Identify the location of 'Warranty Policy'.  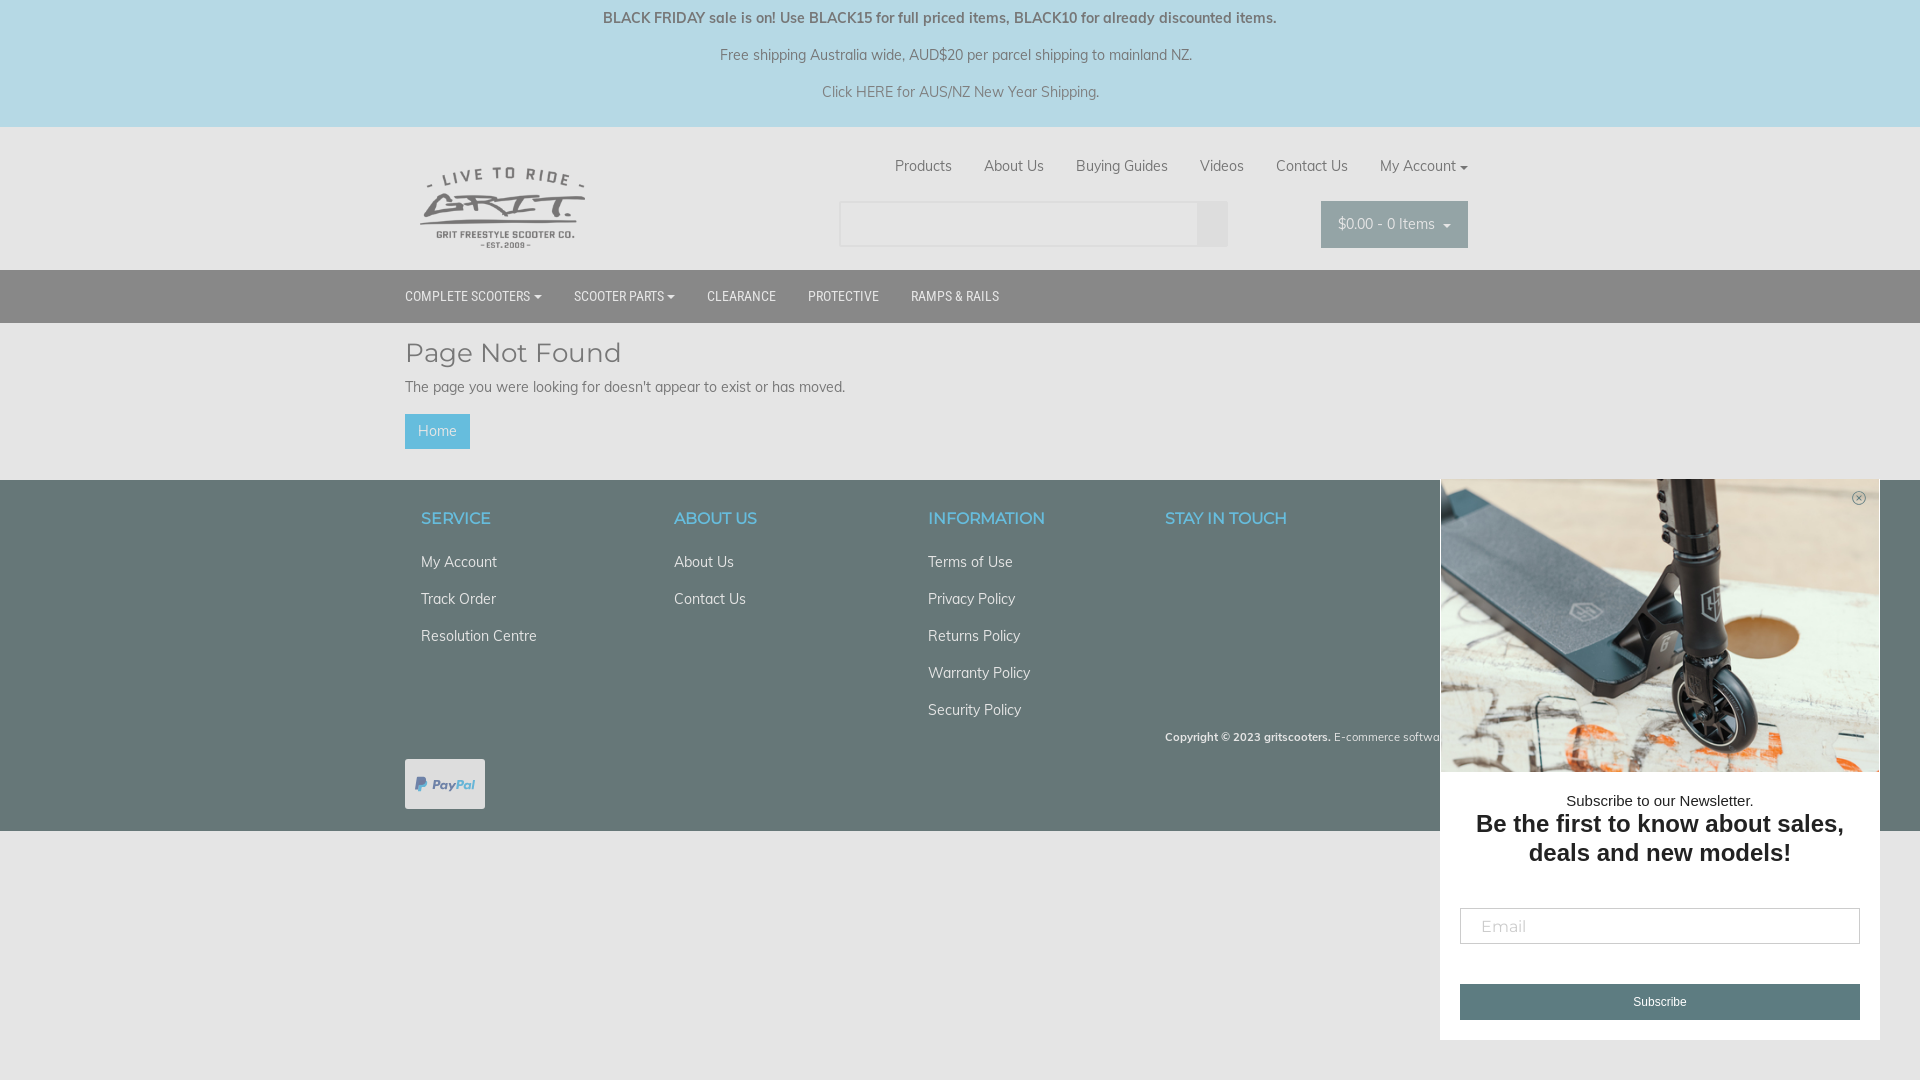
(1023, 673).